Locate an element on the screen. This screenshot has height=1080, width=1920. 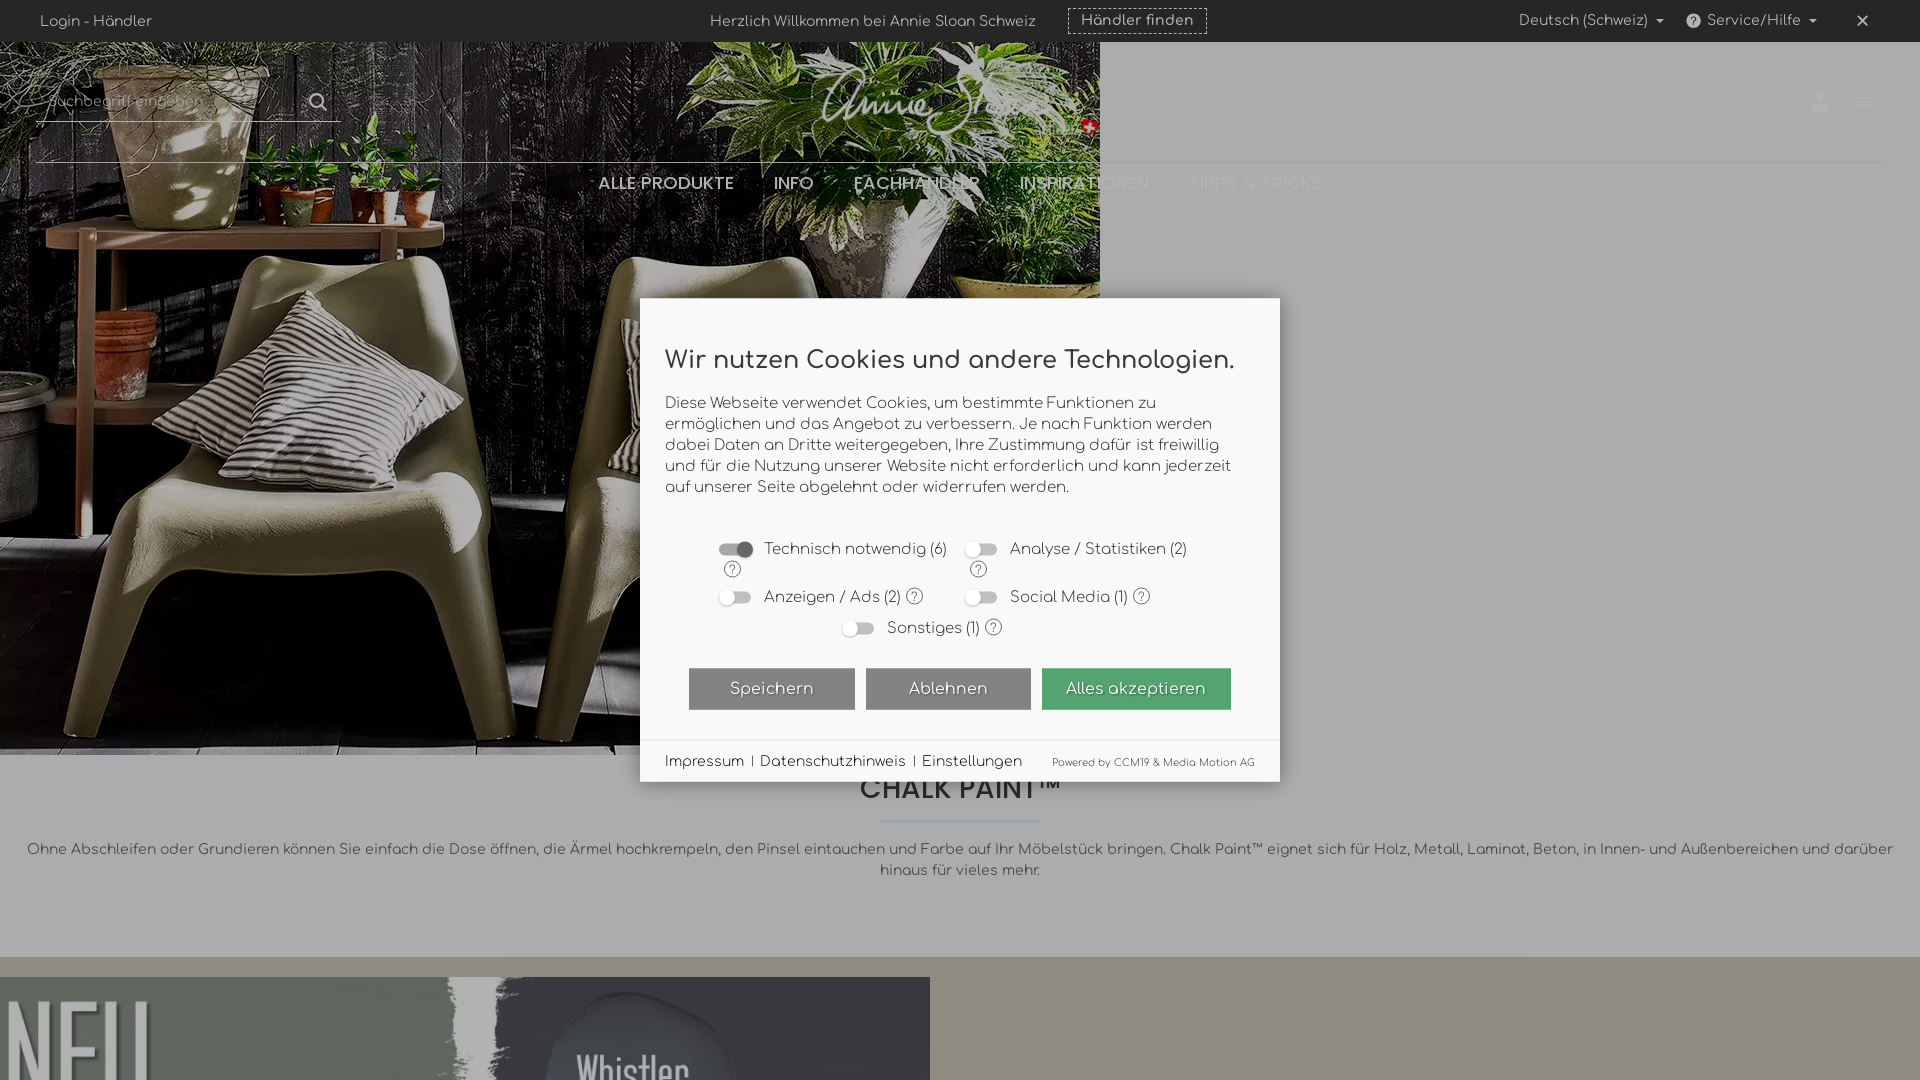
'Service/Hilfe' is located at coordinates (1749, 20).